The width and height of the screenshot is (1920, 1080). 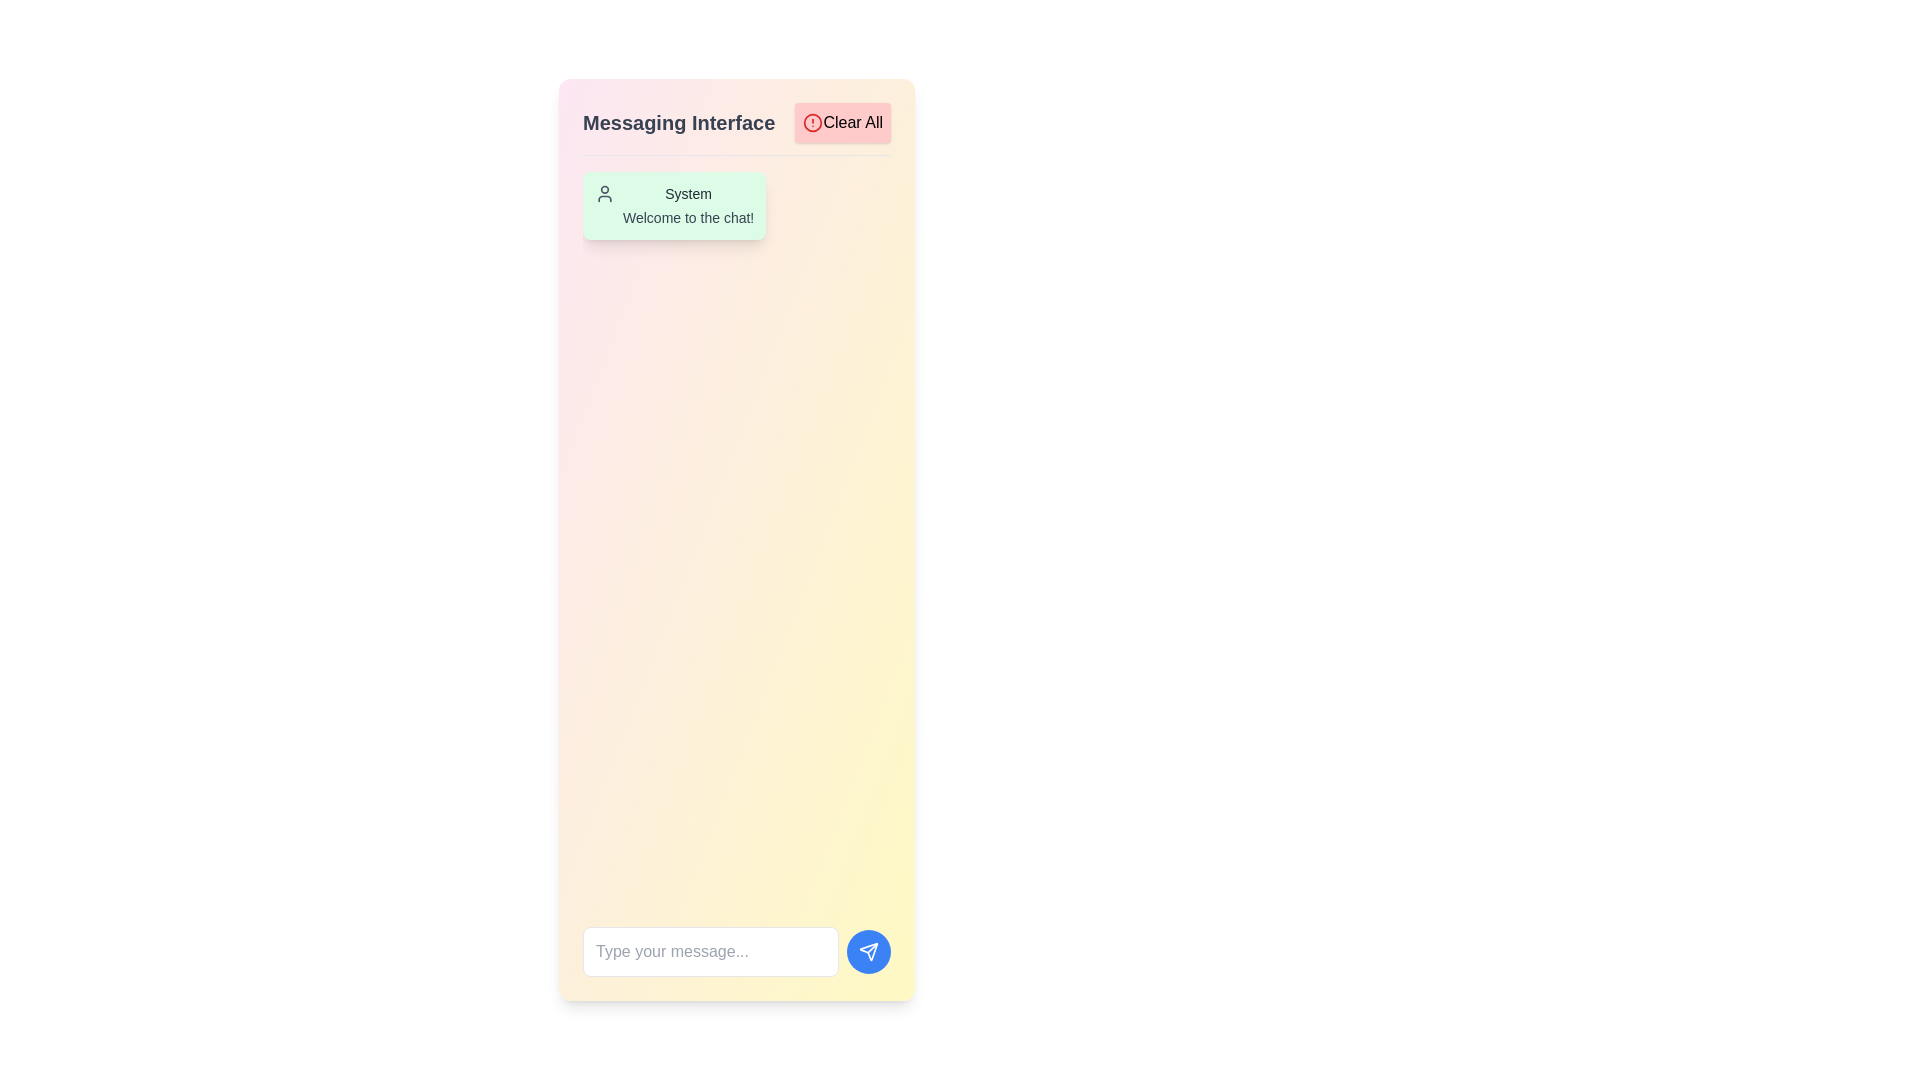 What do you see at coordinates (710, 951) in the screenshot?
I see `the Text Input Field located near the bottom center of the interface, to the left of the send button` at bounding box center [710, 951].